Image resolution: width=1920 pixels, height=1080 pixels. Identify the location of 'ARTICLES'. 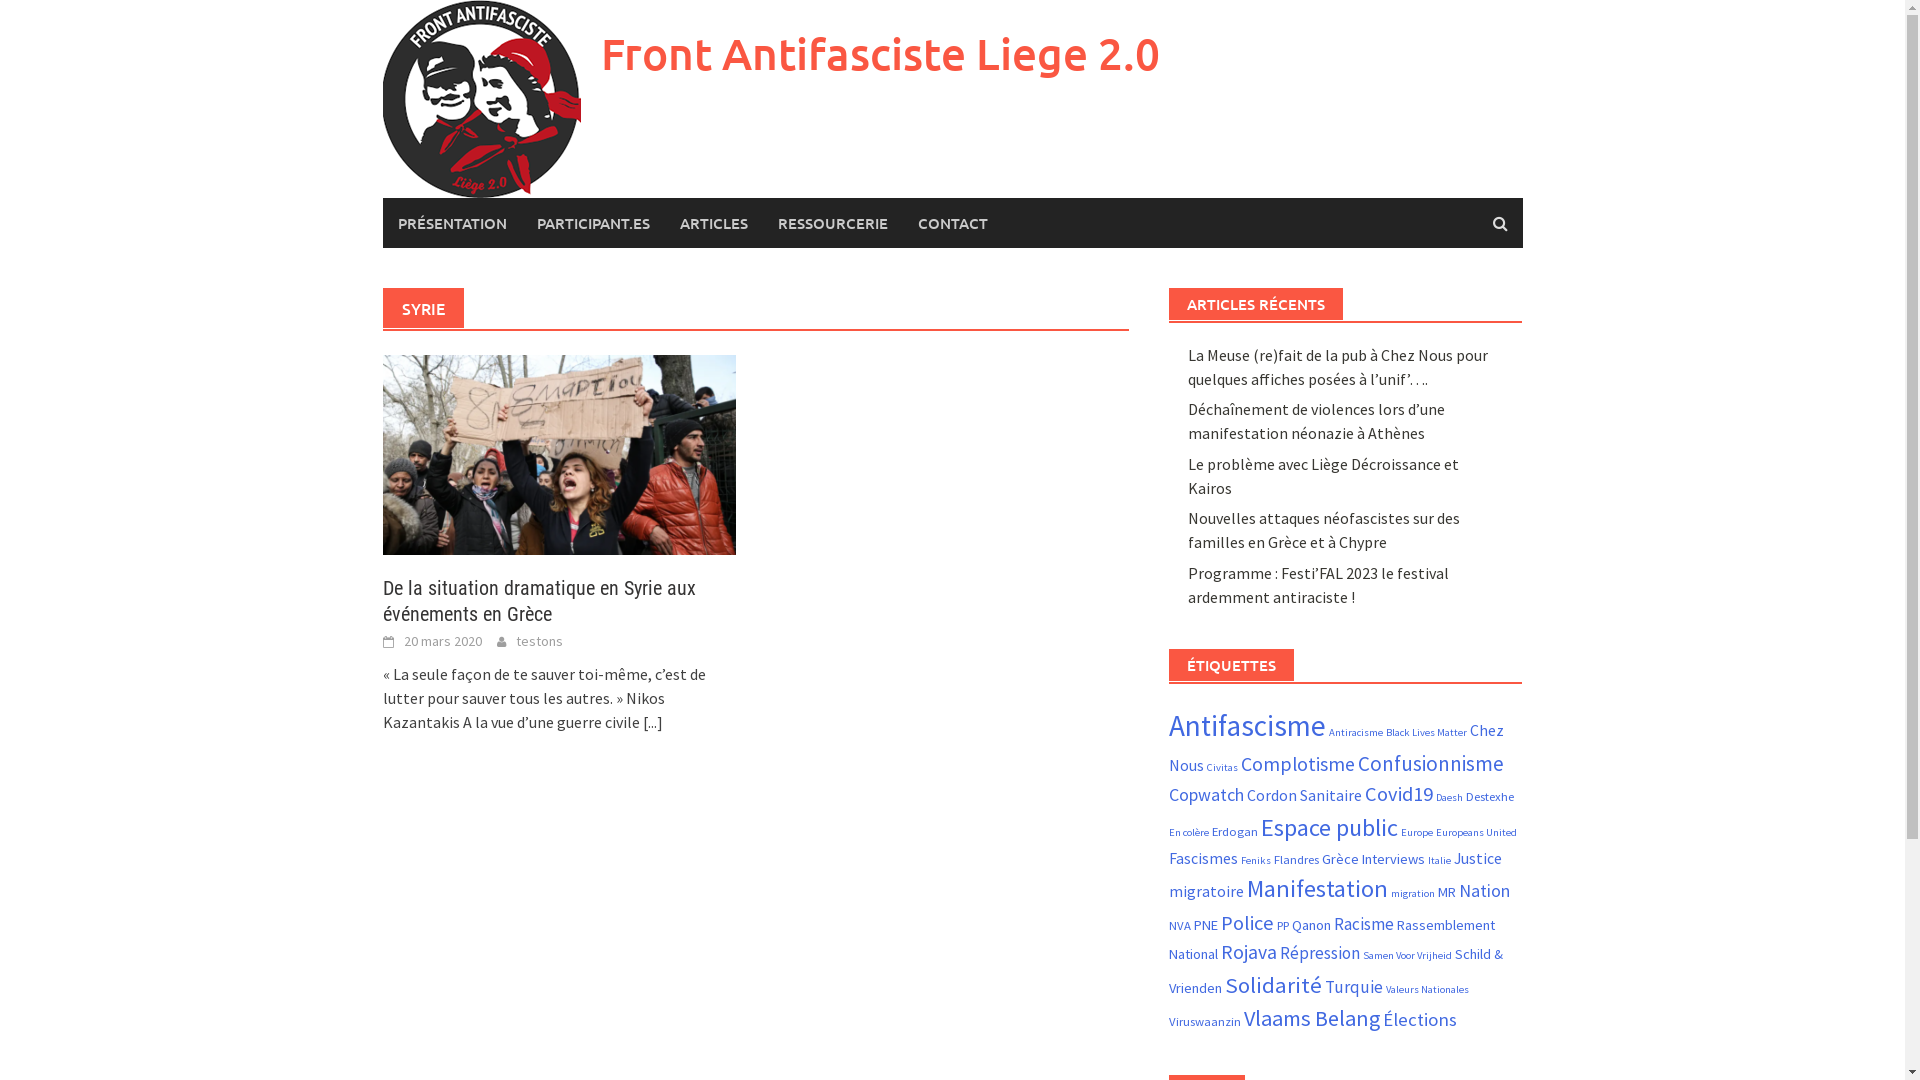
(713, 223).